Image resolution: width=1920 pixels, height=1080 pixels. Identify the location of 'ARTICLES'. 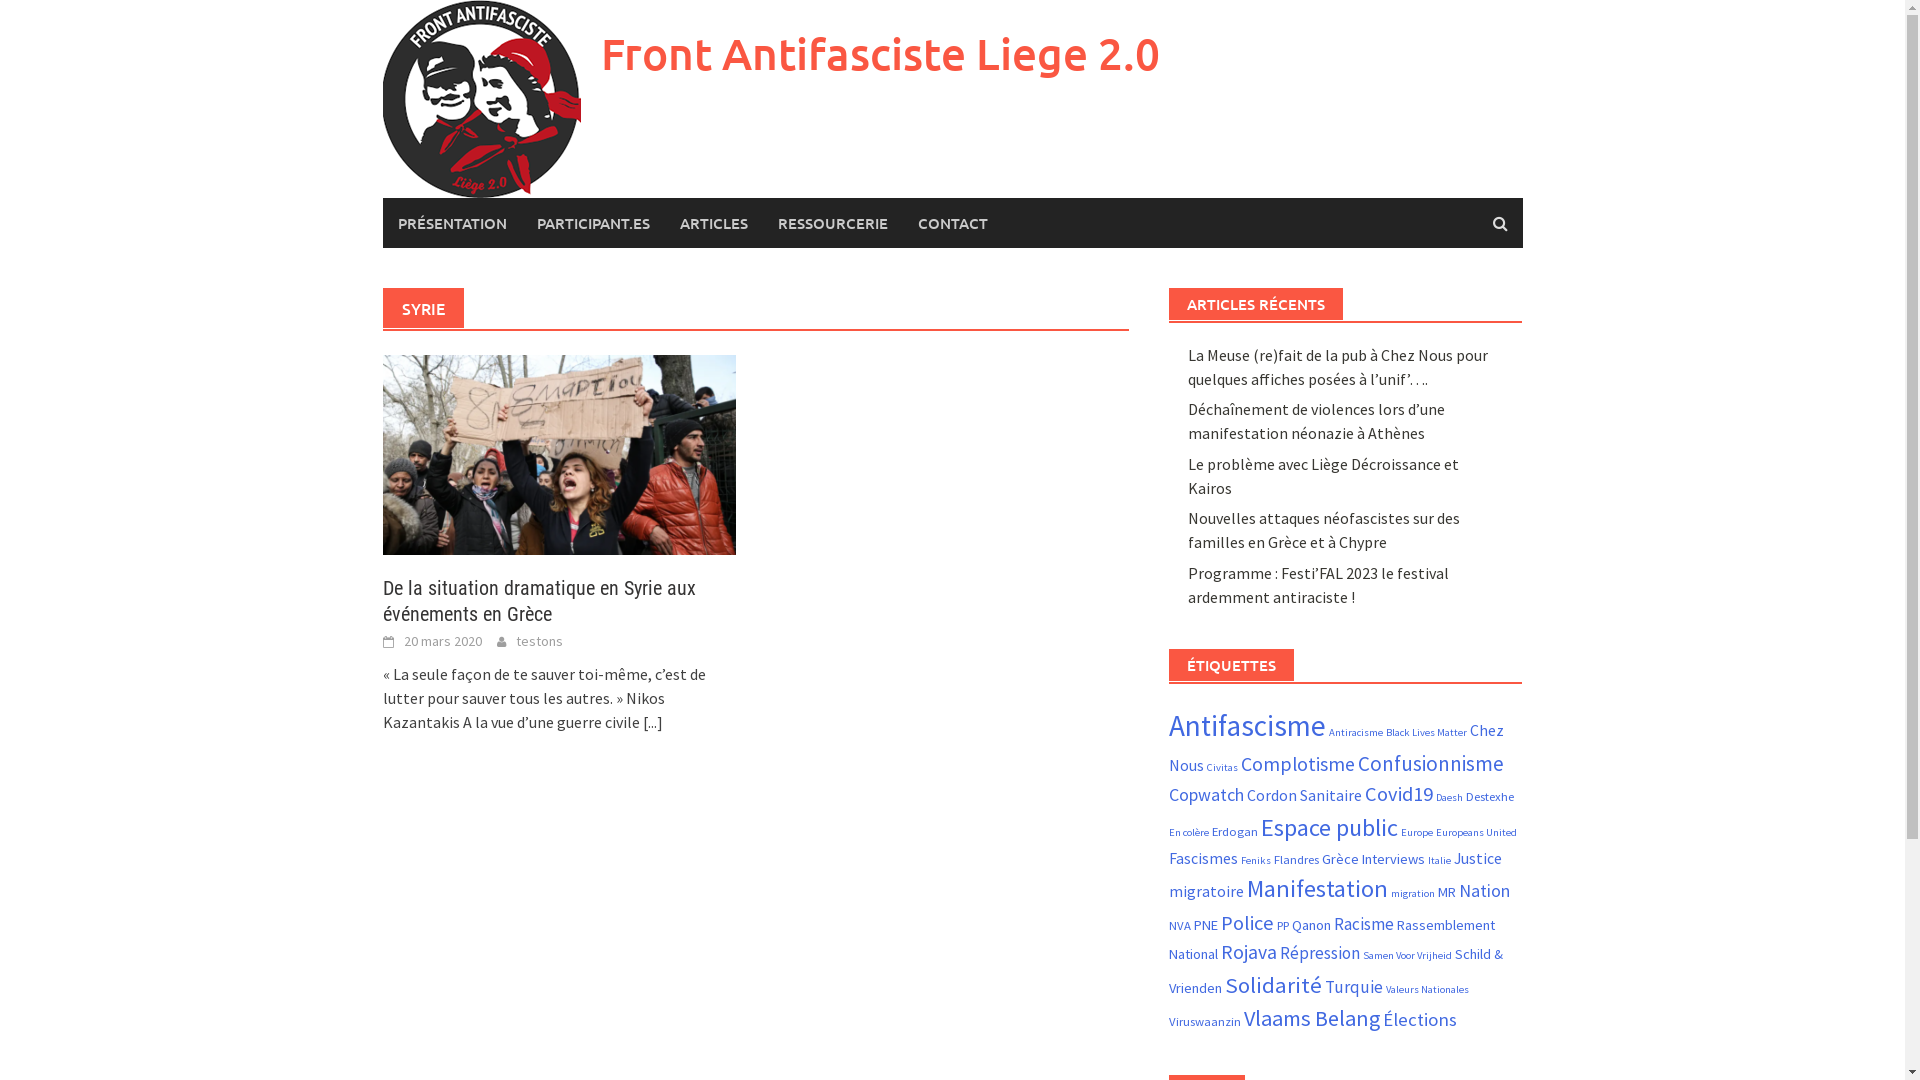
(713, 223).